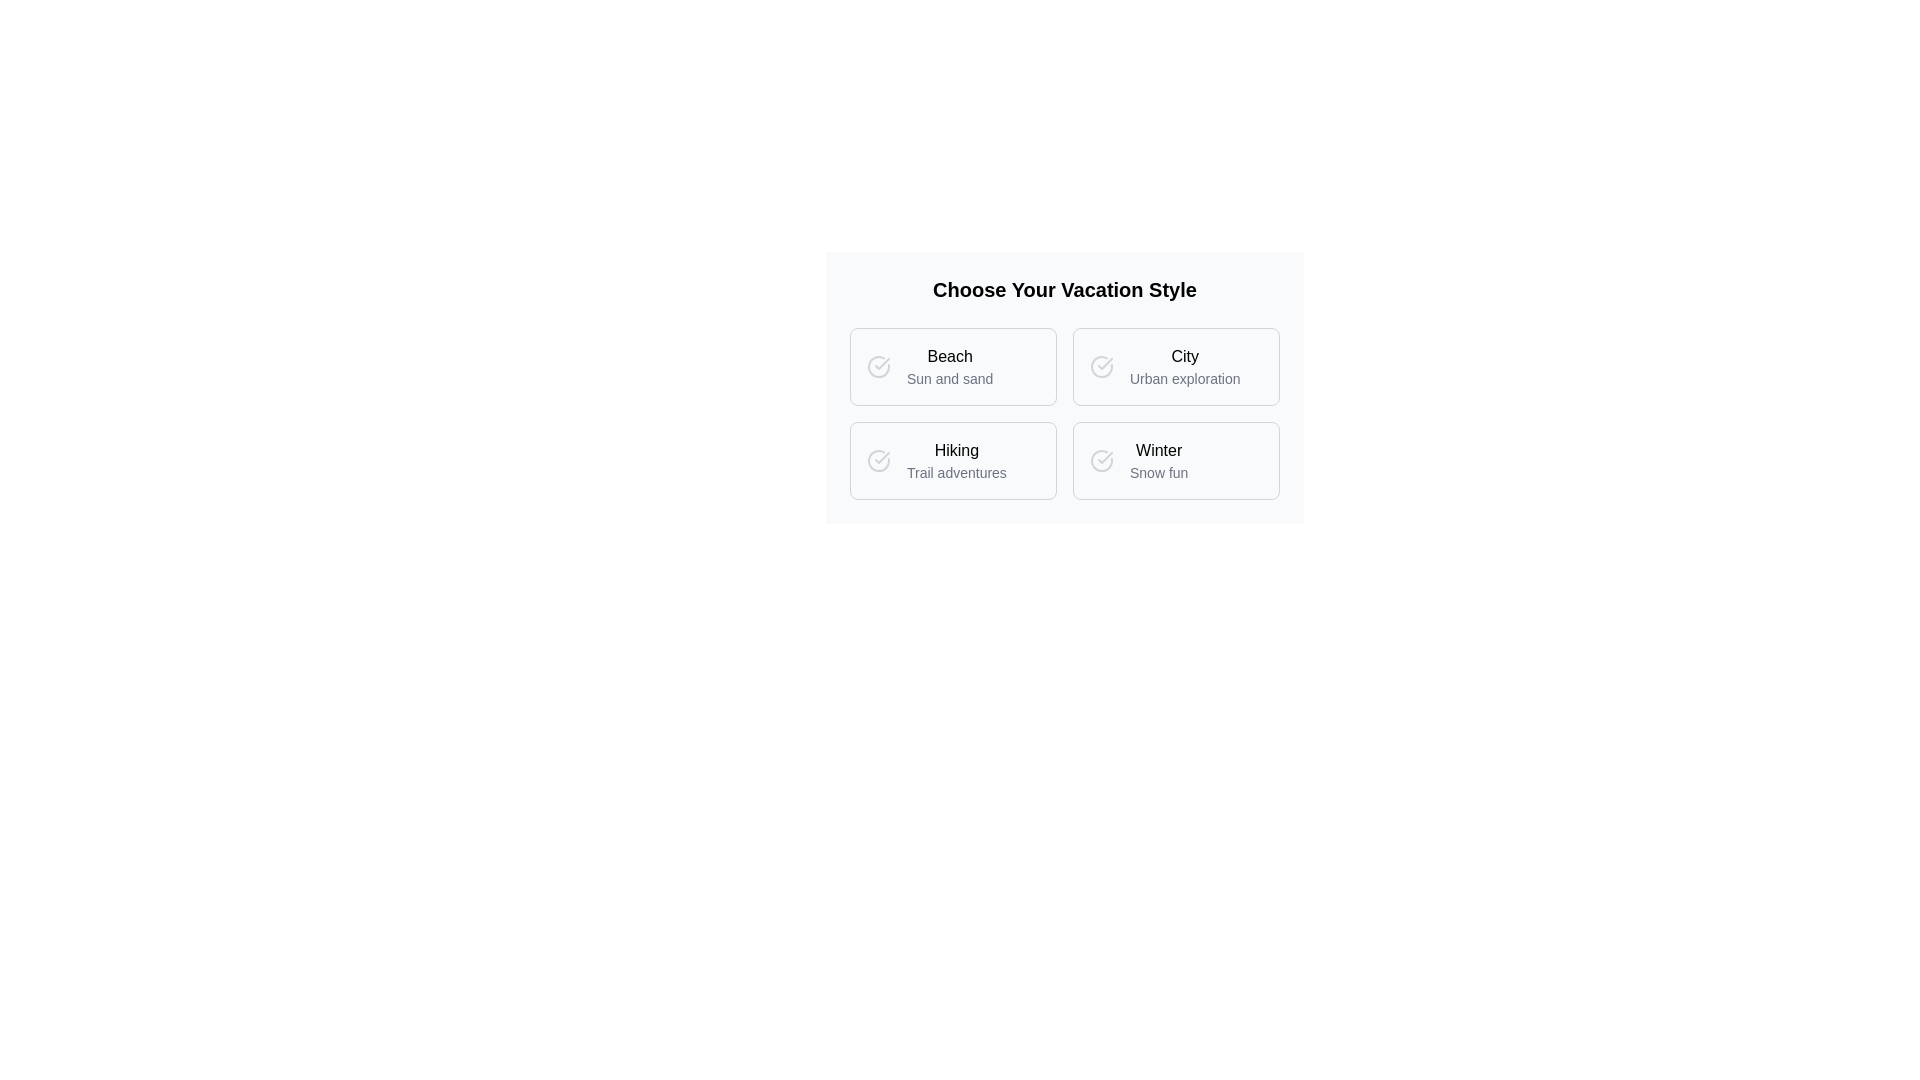 The height and width of the screenshot is (1080, 1920). Describe the element at coordinates (955, 451) in the screenshot. I see `the bold title 'Hiking' text label in the lower-left card of the four-card grid layout to trigger a tooltip or highlighting effect` at that location.